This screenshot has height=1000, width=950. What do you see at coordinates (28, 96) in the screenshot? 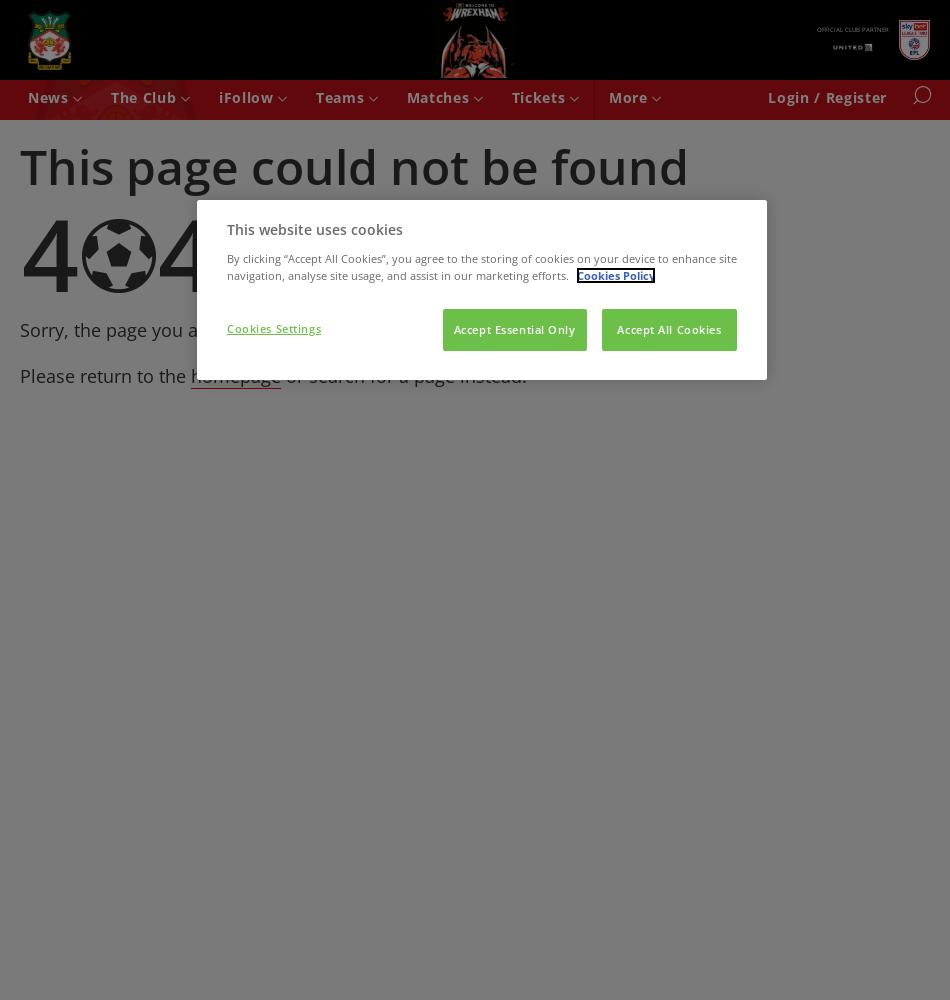
I see `'News'` at bounding box center [28, 96].